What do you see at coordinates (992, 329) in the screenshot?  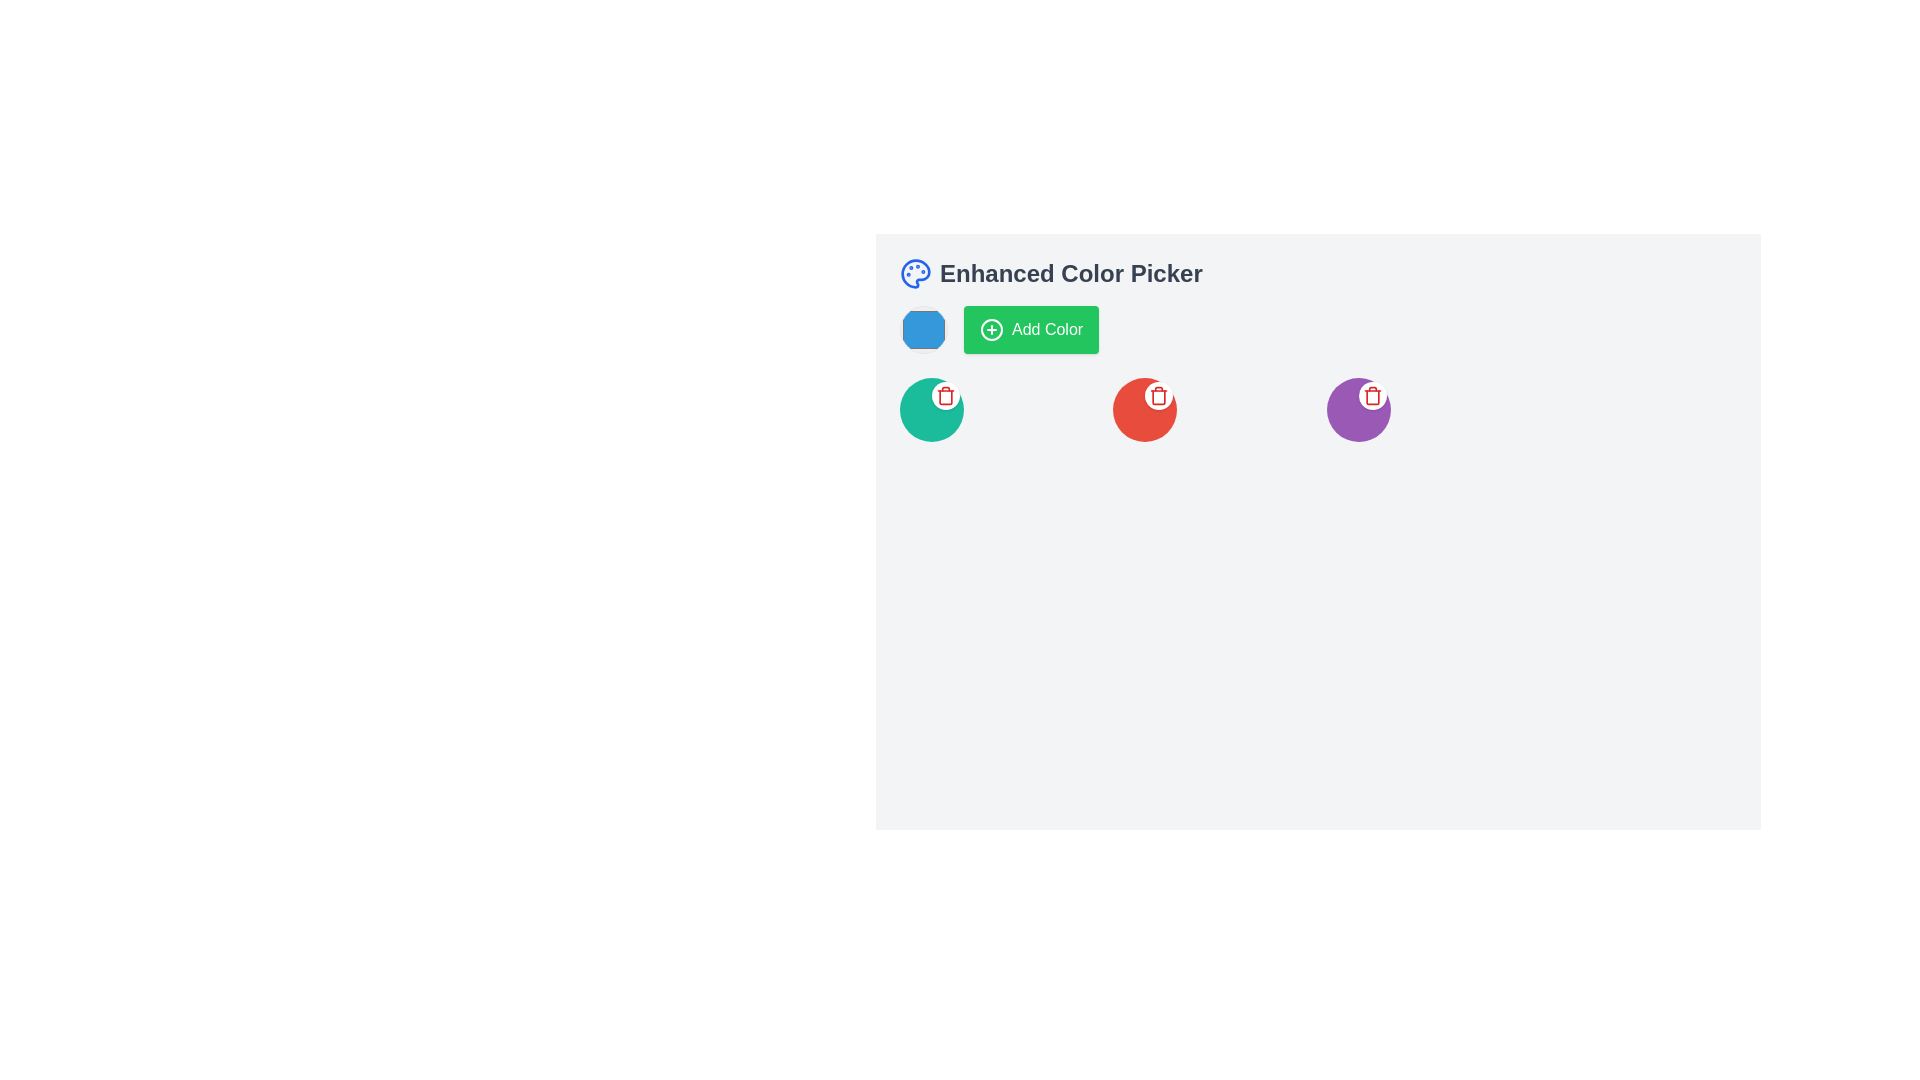 I see `the plus sign icon within the 'Add Color' button` at bounding box center [992, 329].